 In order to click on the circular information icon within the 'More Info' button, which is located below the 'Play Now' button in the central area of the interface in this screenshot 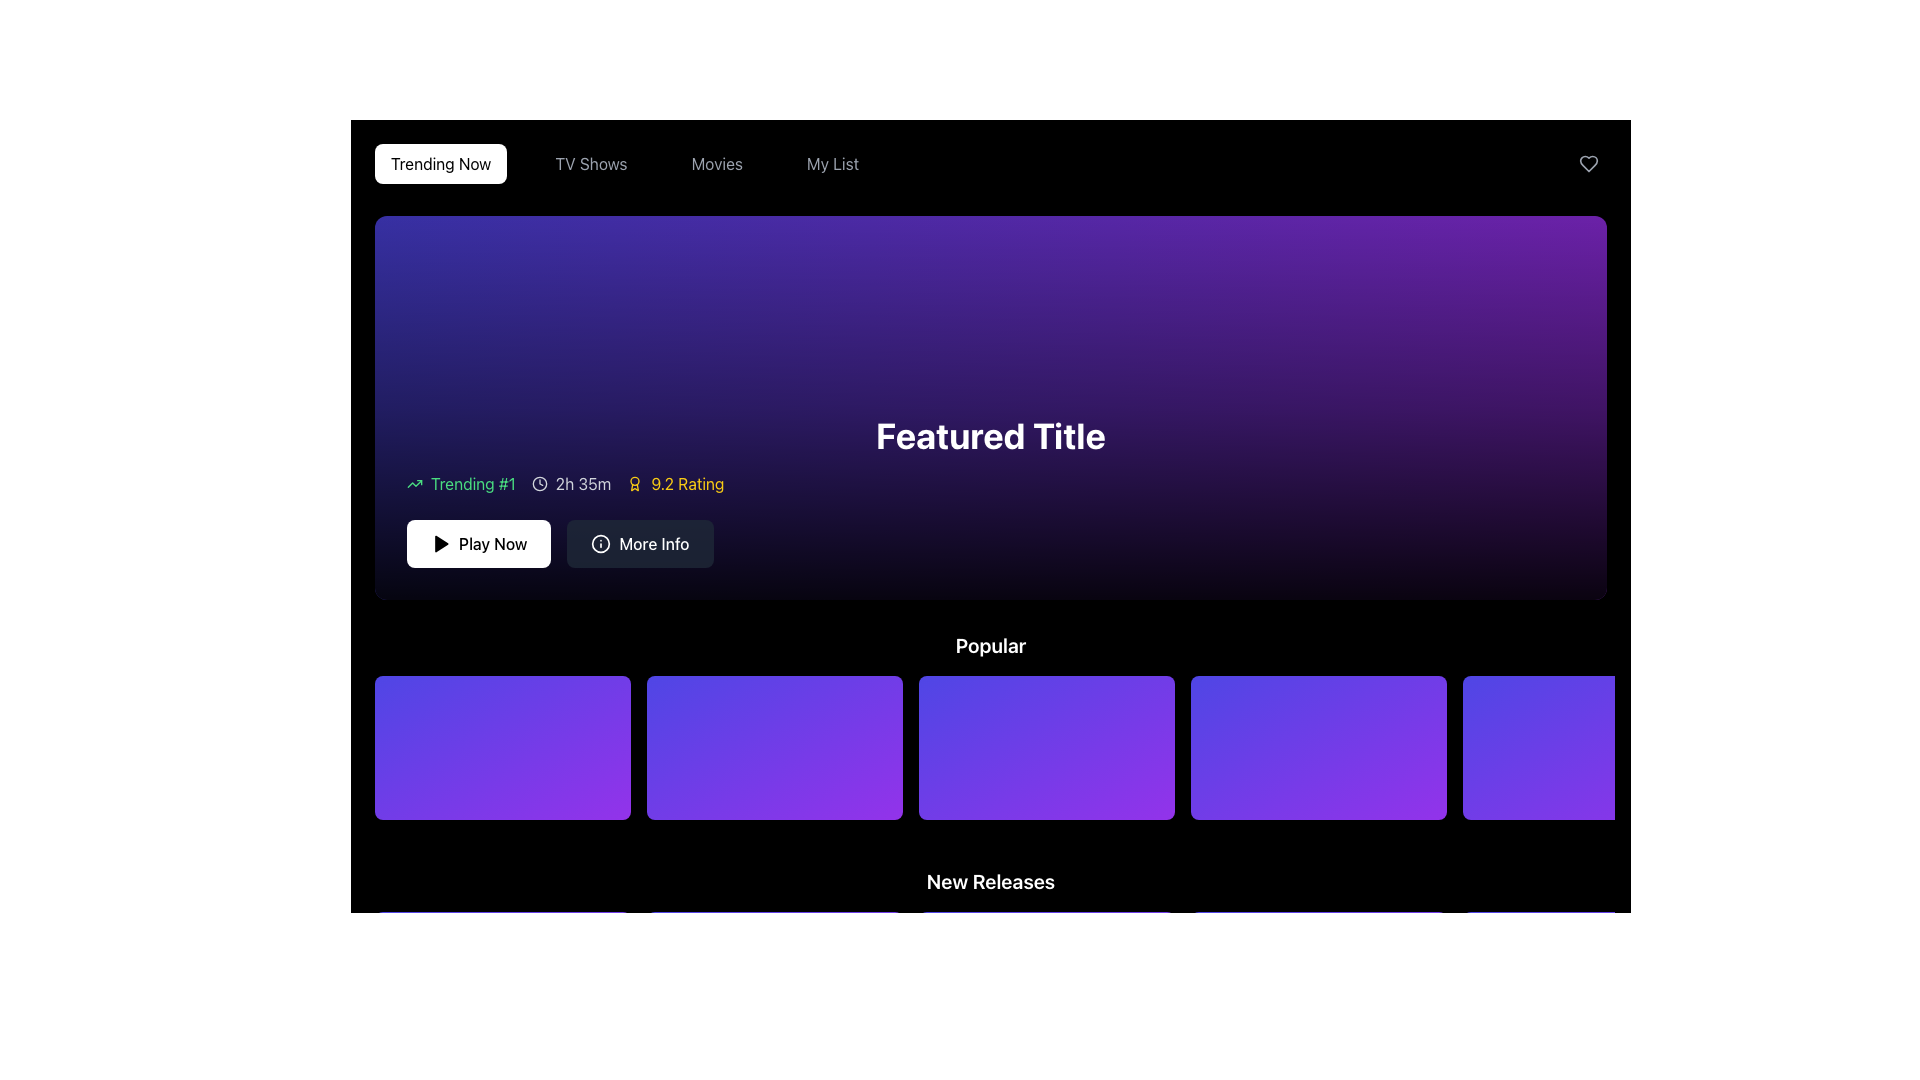, I will do `click(600, 543)`.